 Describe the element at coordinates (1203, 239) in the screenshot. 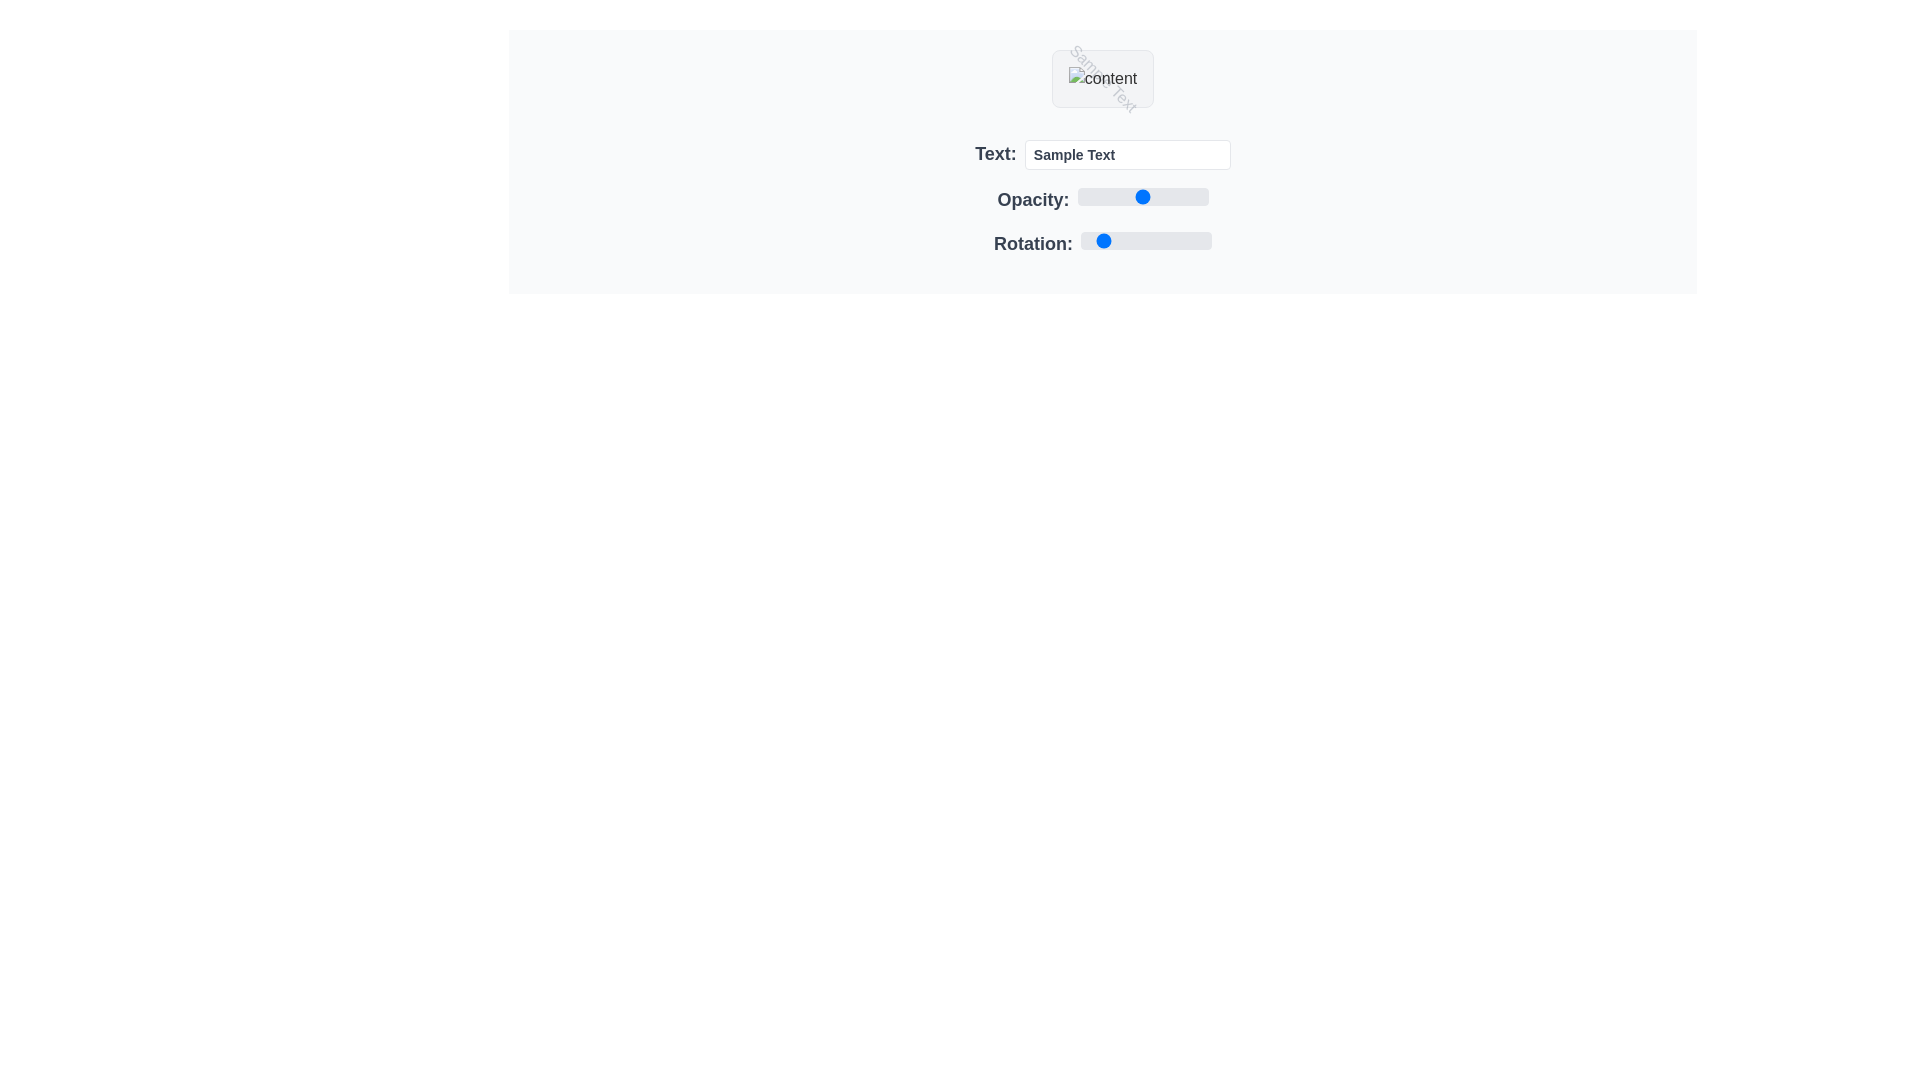

I see `rotation` at that location.